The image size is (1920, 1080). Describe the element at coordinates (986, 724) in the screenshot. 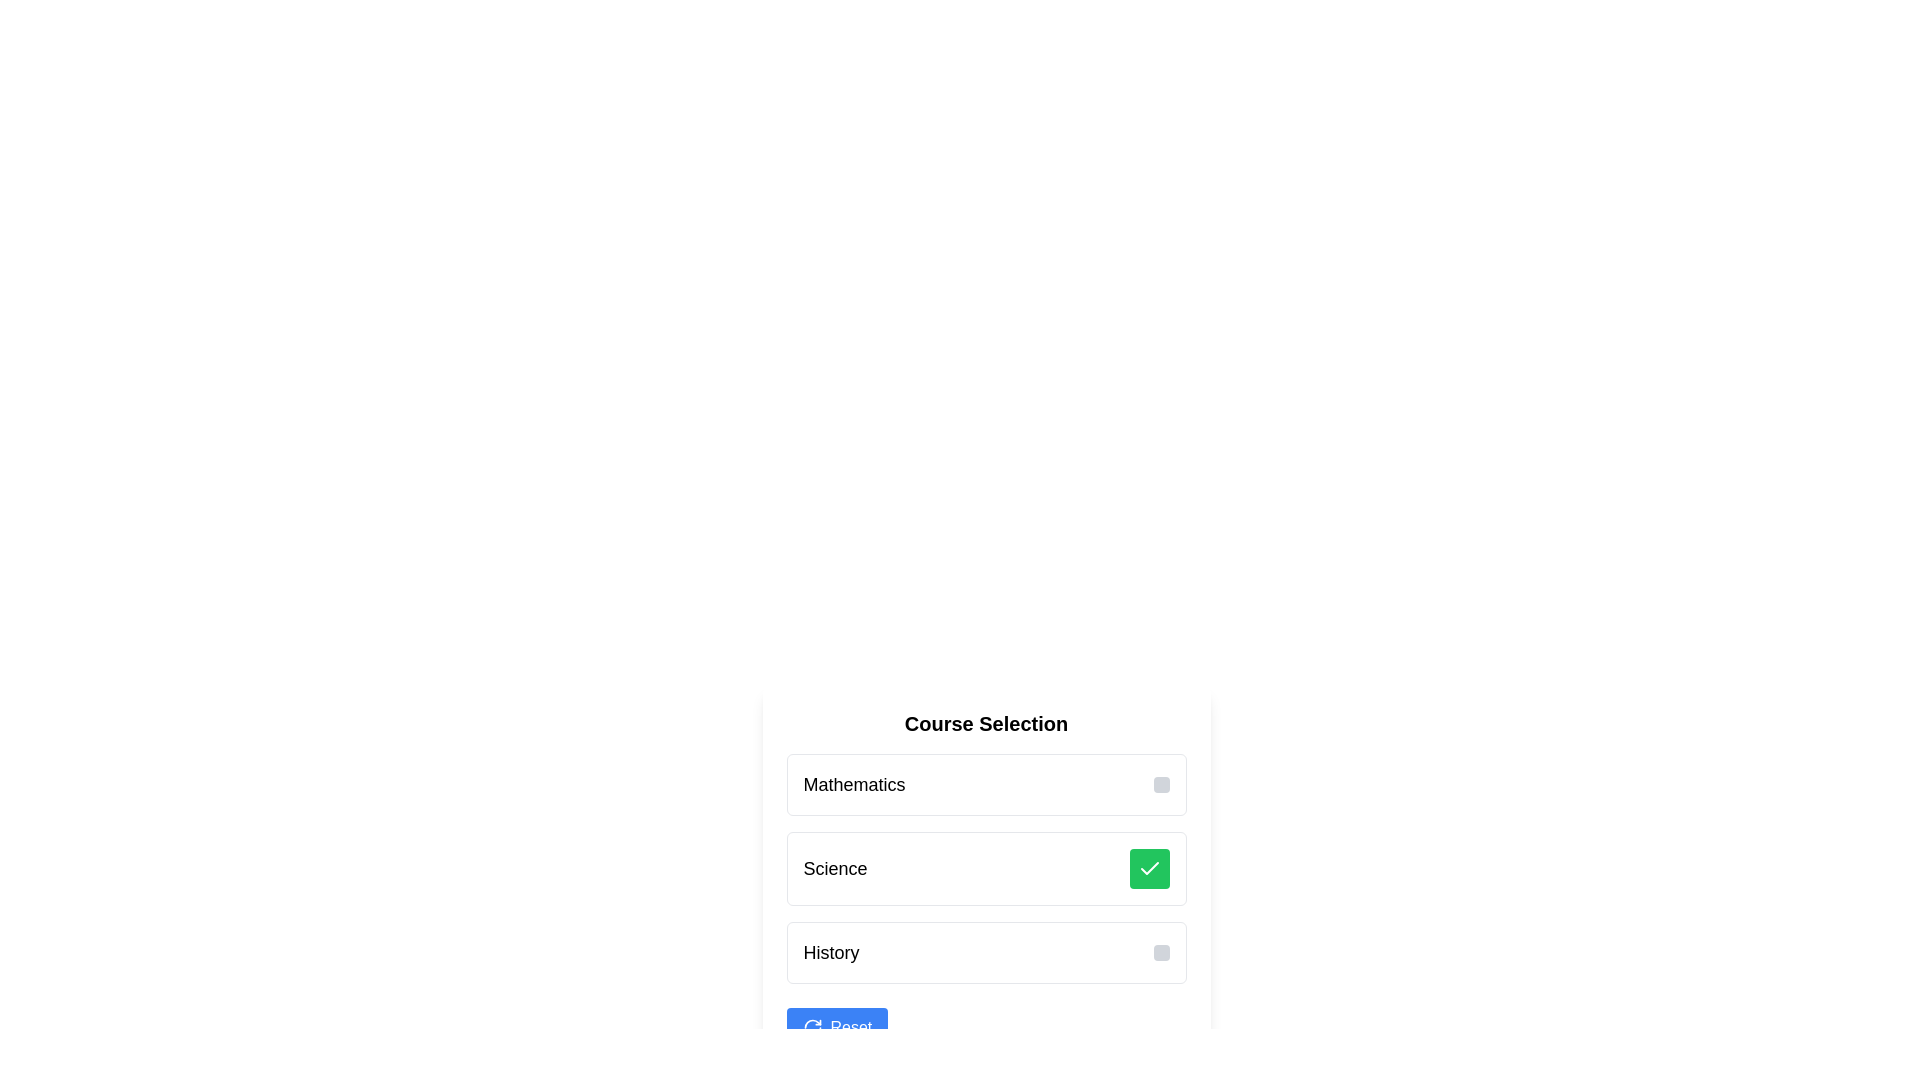

I see `the text label that serves as the title for the course selection interface, located above the list of selectable courses and the Reset button` at that location.